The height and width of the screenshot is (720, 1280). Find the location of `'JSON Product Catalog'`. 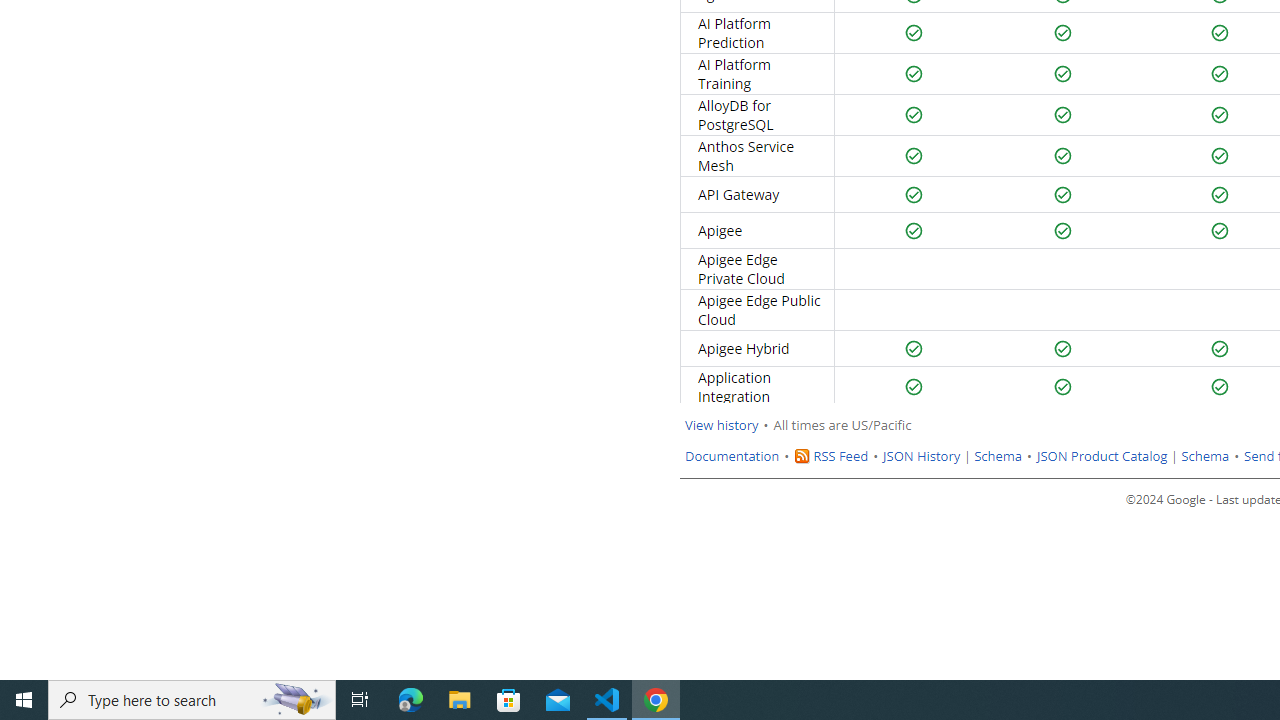

'JSON Product Catalog' is located at coordinates (1100, 456).